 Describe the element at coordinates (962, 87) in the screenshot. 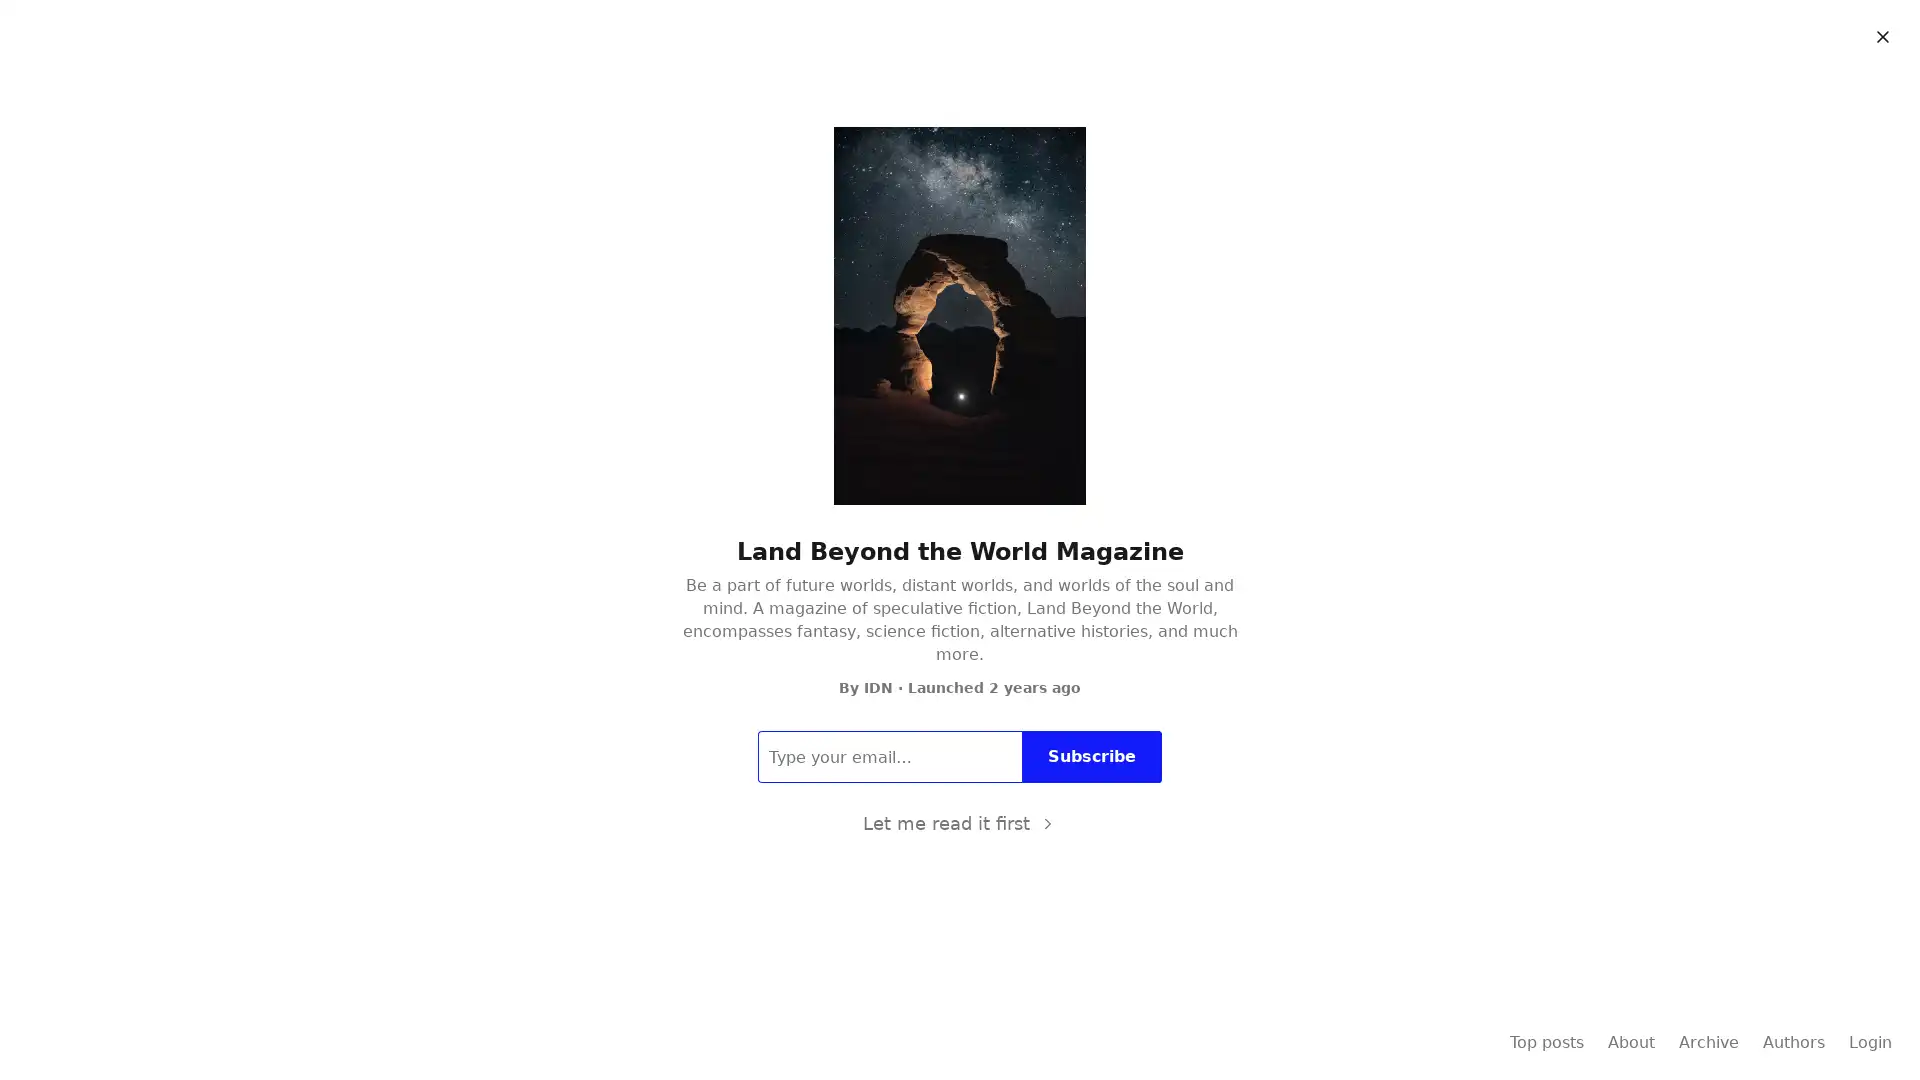

I see `Archive` at that location.